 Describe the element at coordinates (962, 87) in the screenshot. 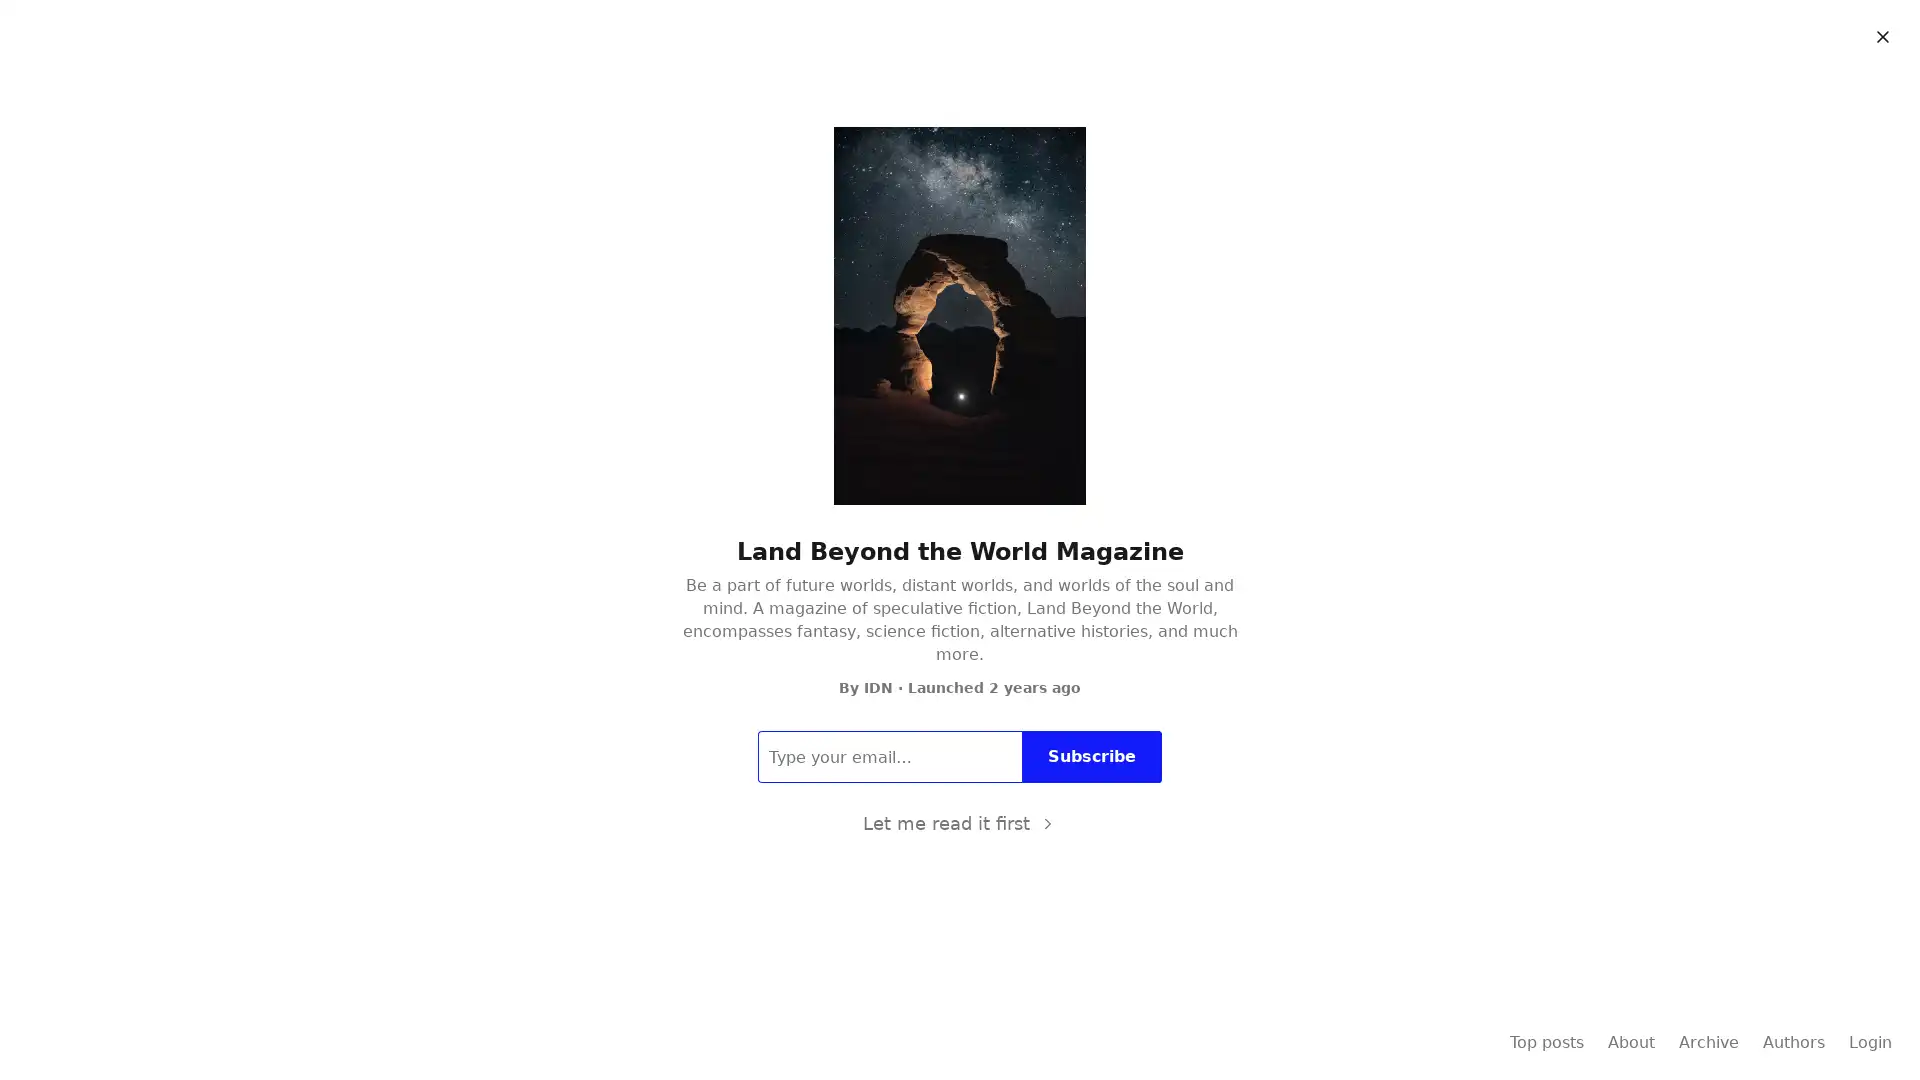

I see `Archive` at that location.